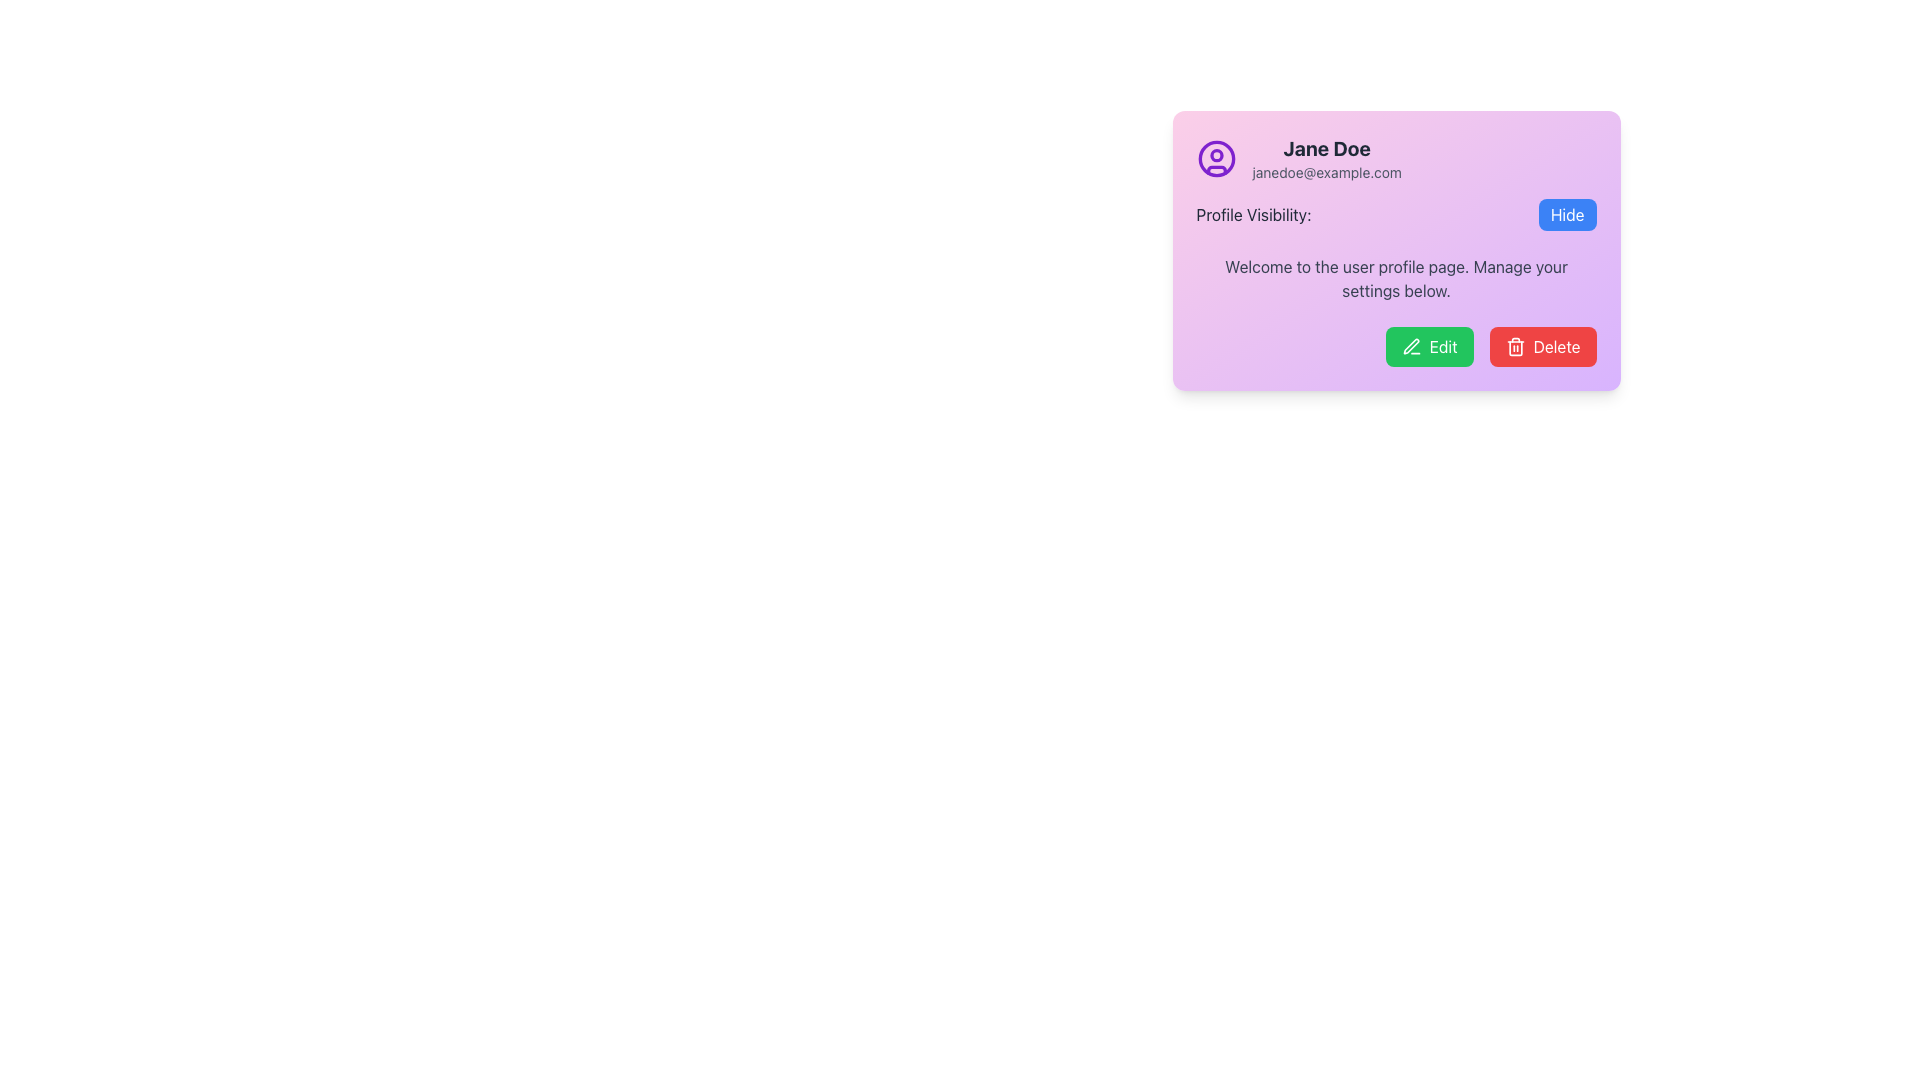 The height and width of the screenshot is (1080, 1920). Describe the element at coordinates (1252, 215) in the screenshot. I see `the text label 'Profile Visibility:' styled in gray font, which is located to the left of the 'Hide' button in the user profile interface` at that location.